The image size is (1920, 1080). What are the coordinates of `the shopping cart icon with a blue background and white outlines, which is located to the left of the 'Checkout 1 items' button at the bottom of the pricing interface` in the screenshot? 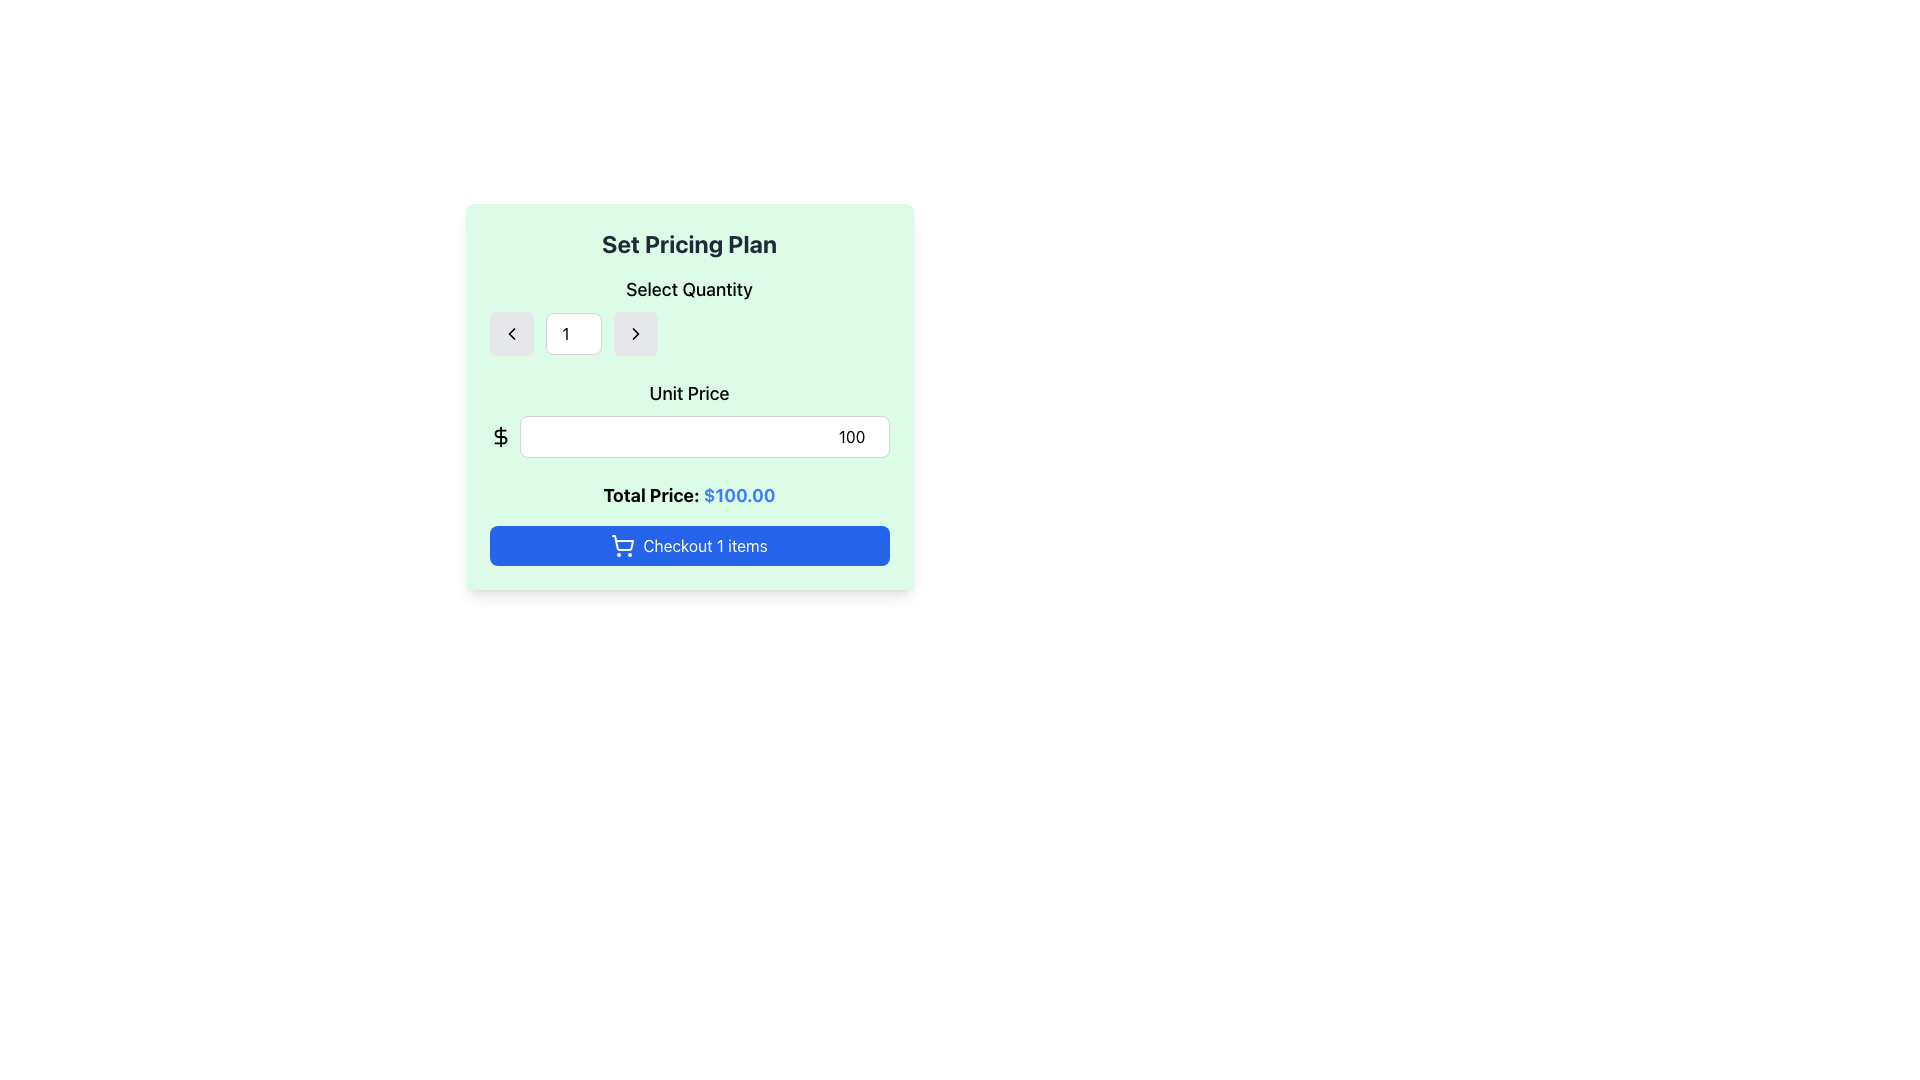 It's located at (622, 546).